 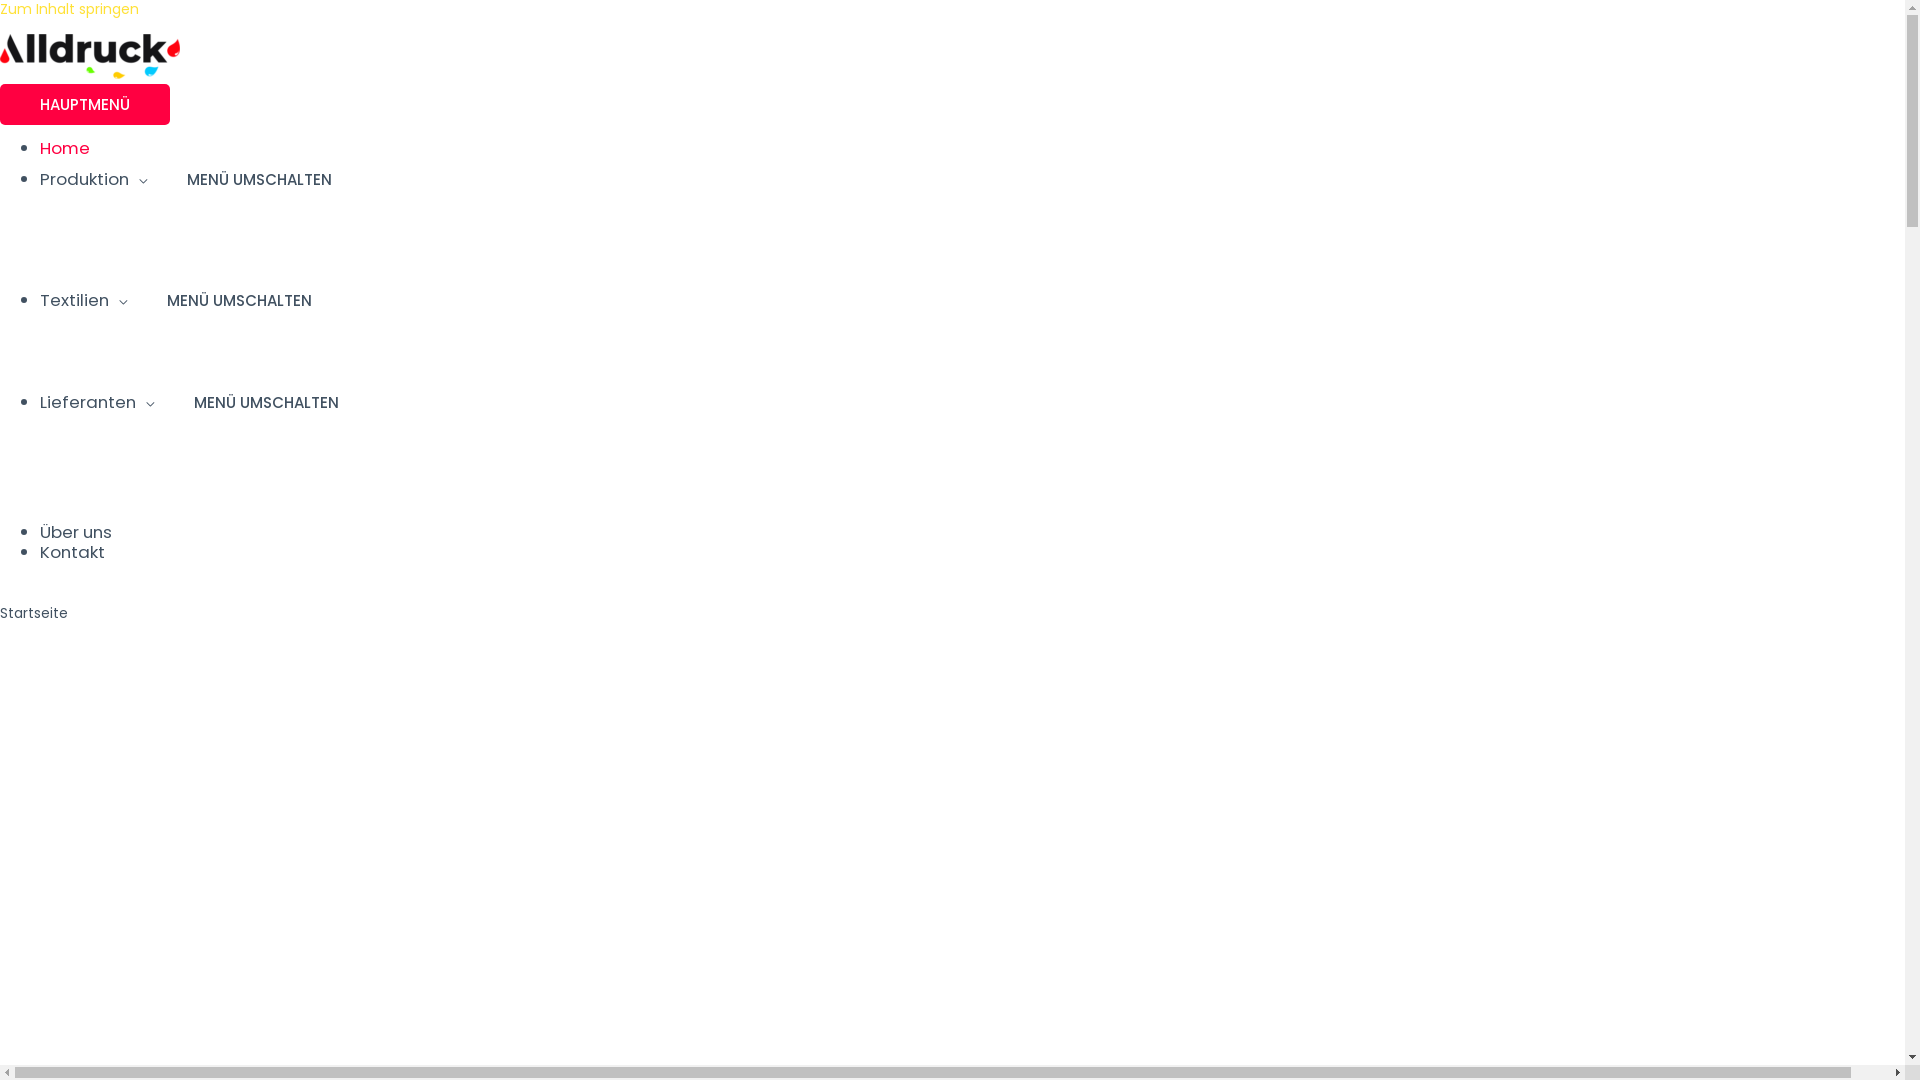 I want to click on 'Lieferanten', so click(x=95, y=401).